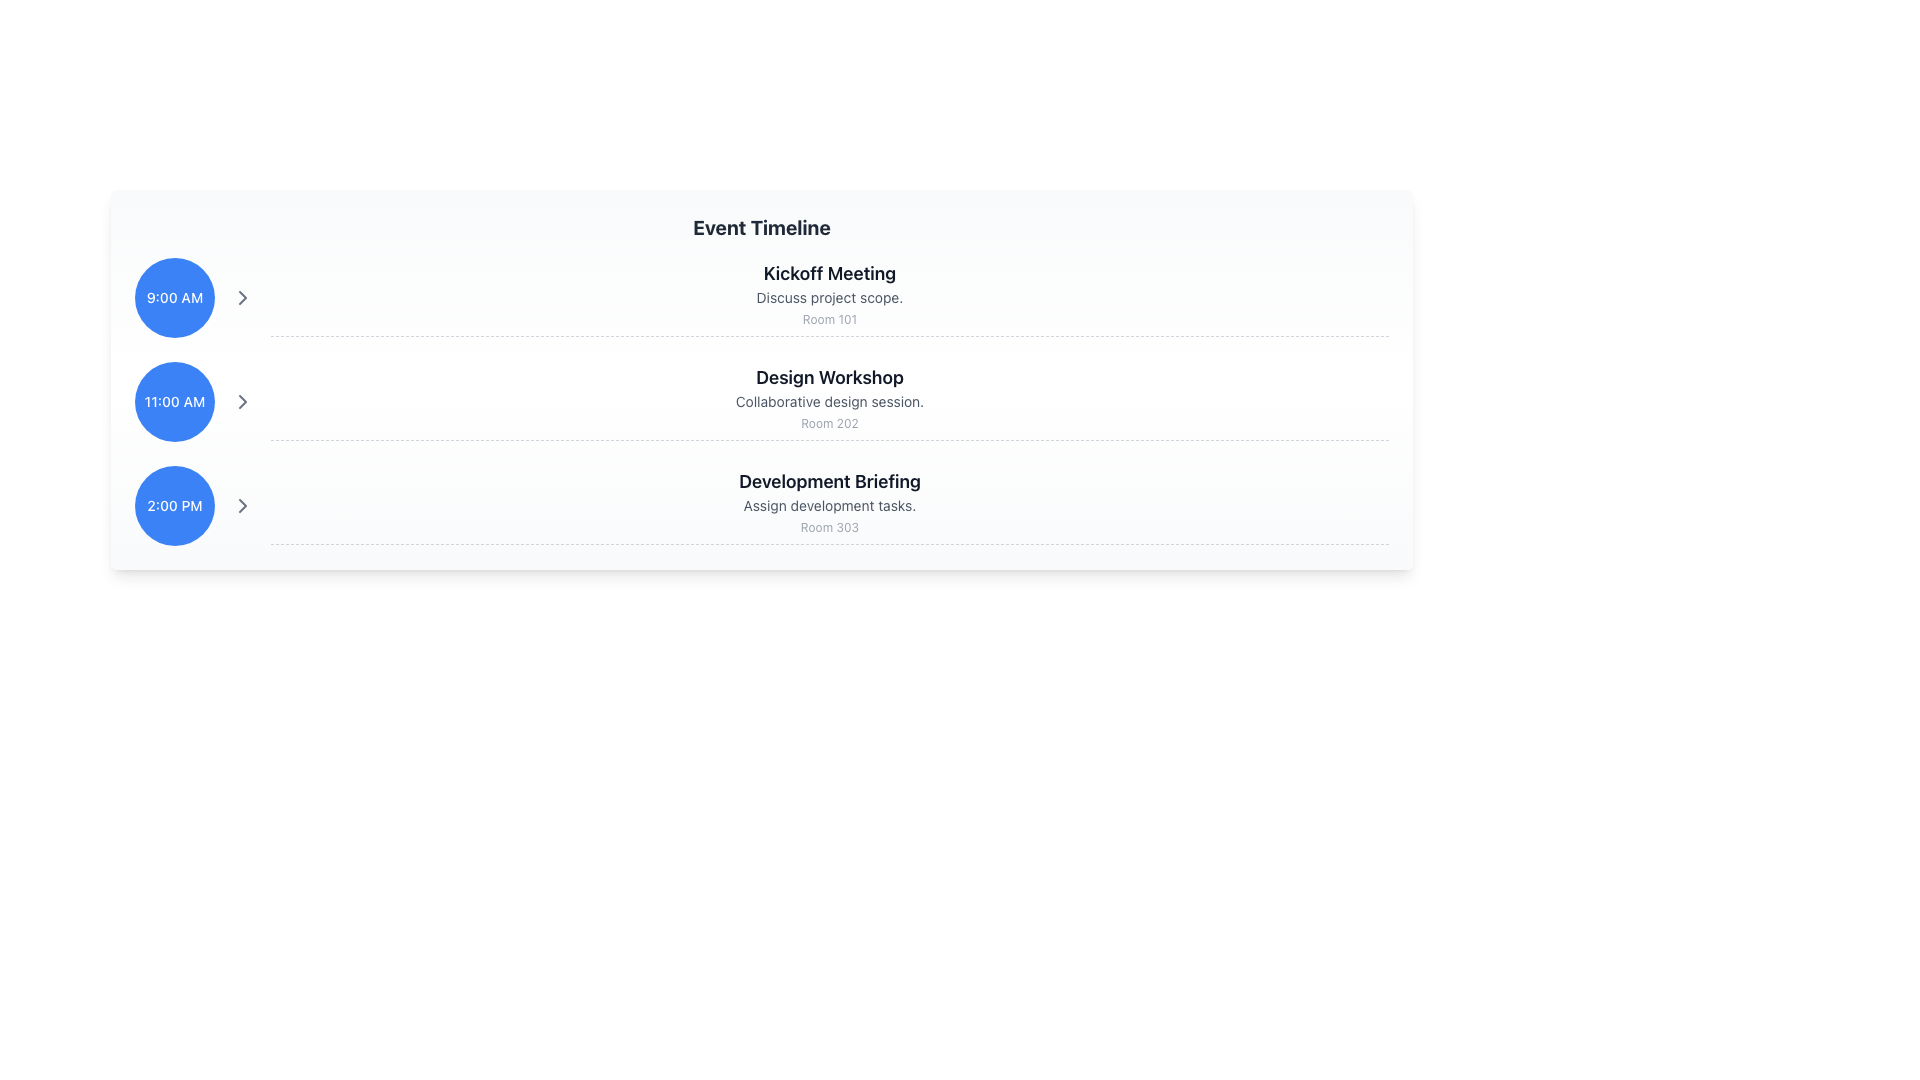 Image resolution: width=1920 pixels, height=1080 pixels. What do you see at coordinates (830, 422) in the screenshot?
I see `the text label that says 'Room 202', which is a small gray text located at the bottom of the event description panel for 'Design Workshop'` at bounding box center [830, 422].